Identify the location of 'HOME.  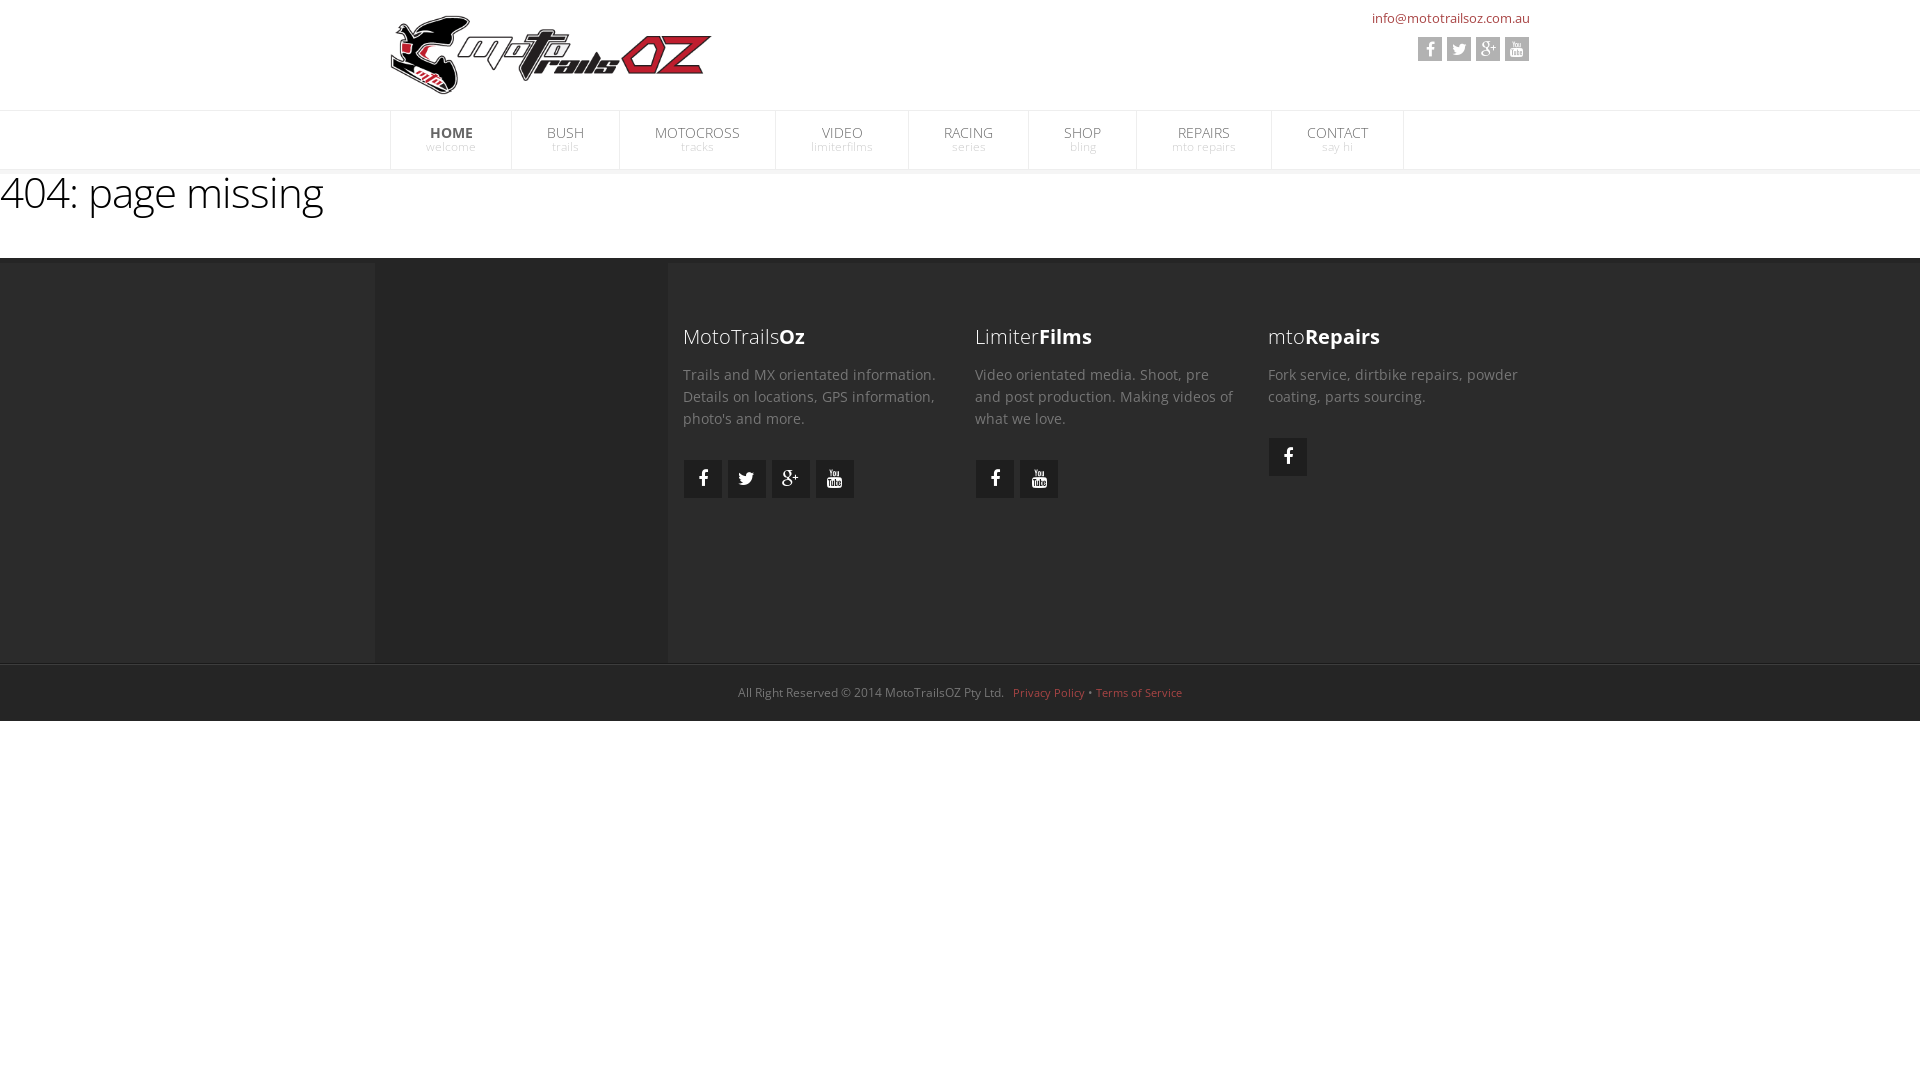
(450, 138).